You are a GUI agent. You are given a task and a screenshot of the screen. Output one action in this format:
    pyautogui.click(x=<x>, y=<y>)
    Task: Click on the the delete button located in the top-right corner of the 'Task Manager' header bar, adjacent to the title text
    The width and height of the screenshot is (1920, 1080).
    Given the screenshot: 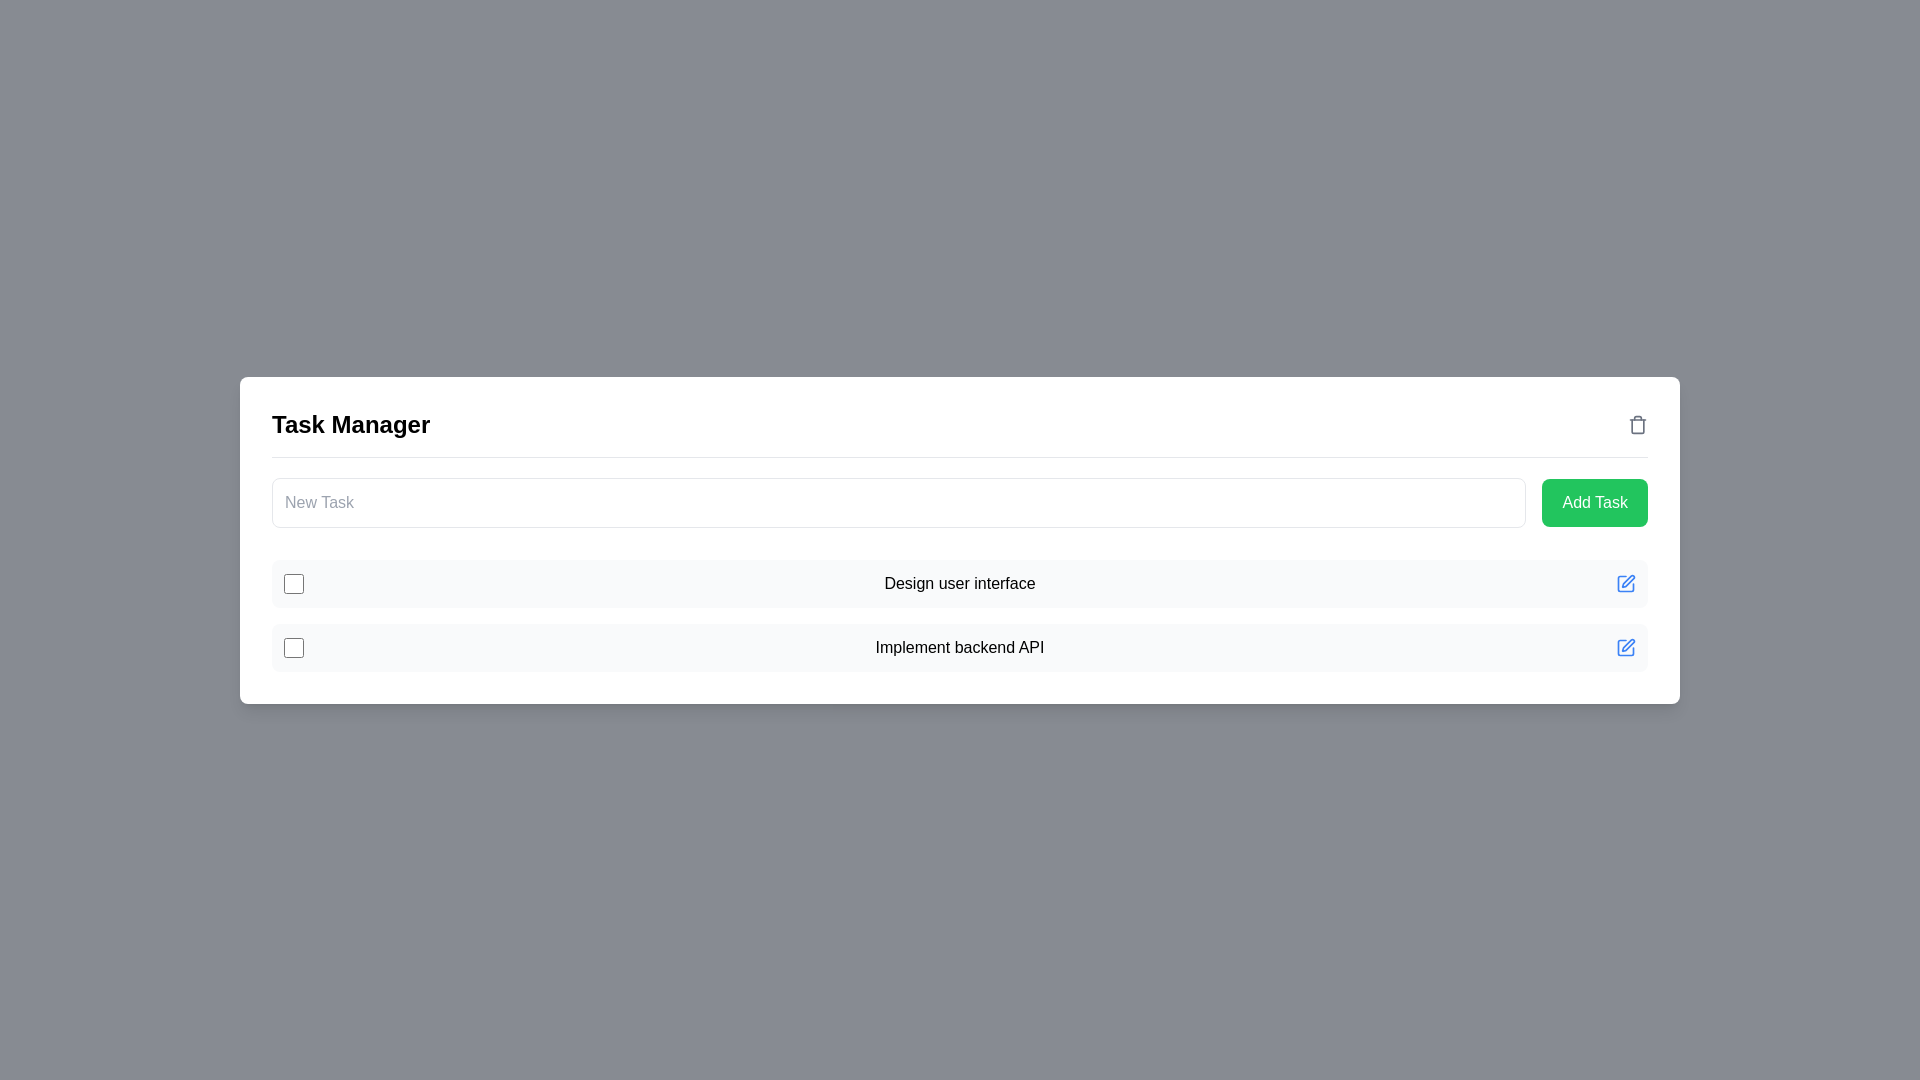 What is the action you would take?
    pyautogui.click(x=1637, y=423)
    